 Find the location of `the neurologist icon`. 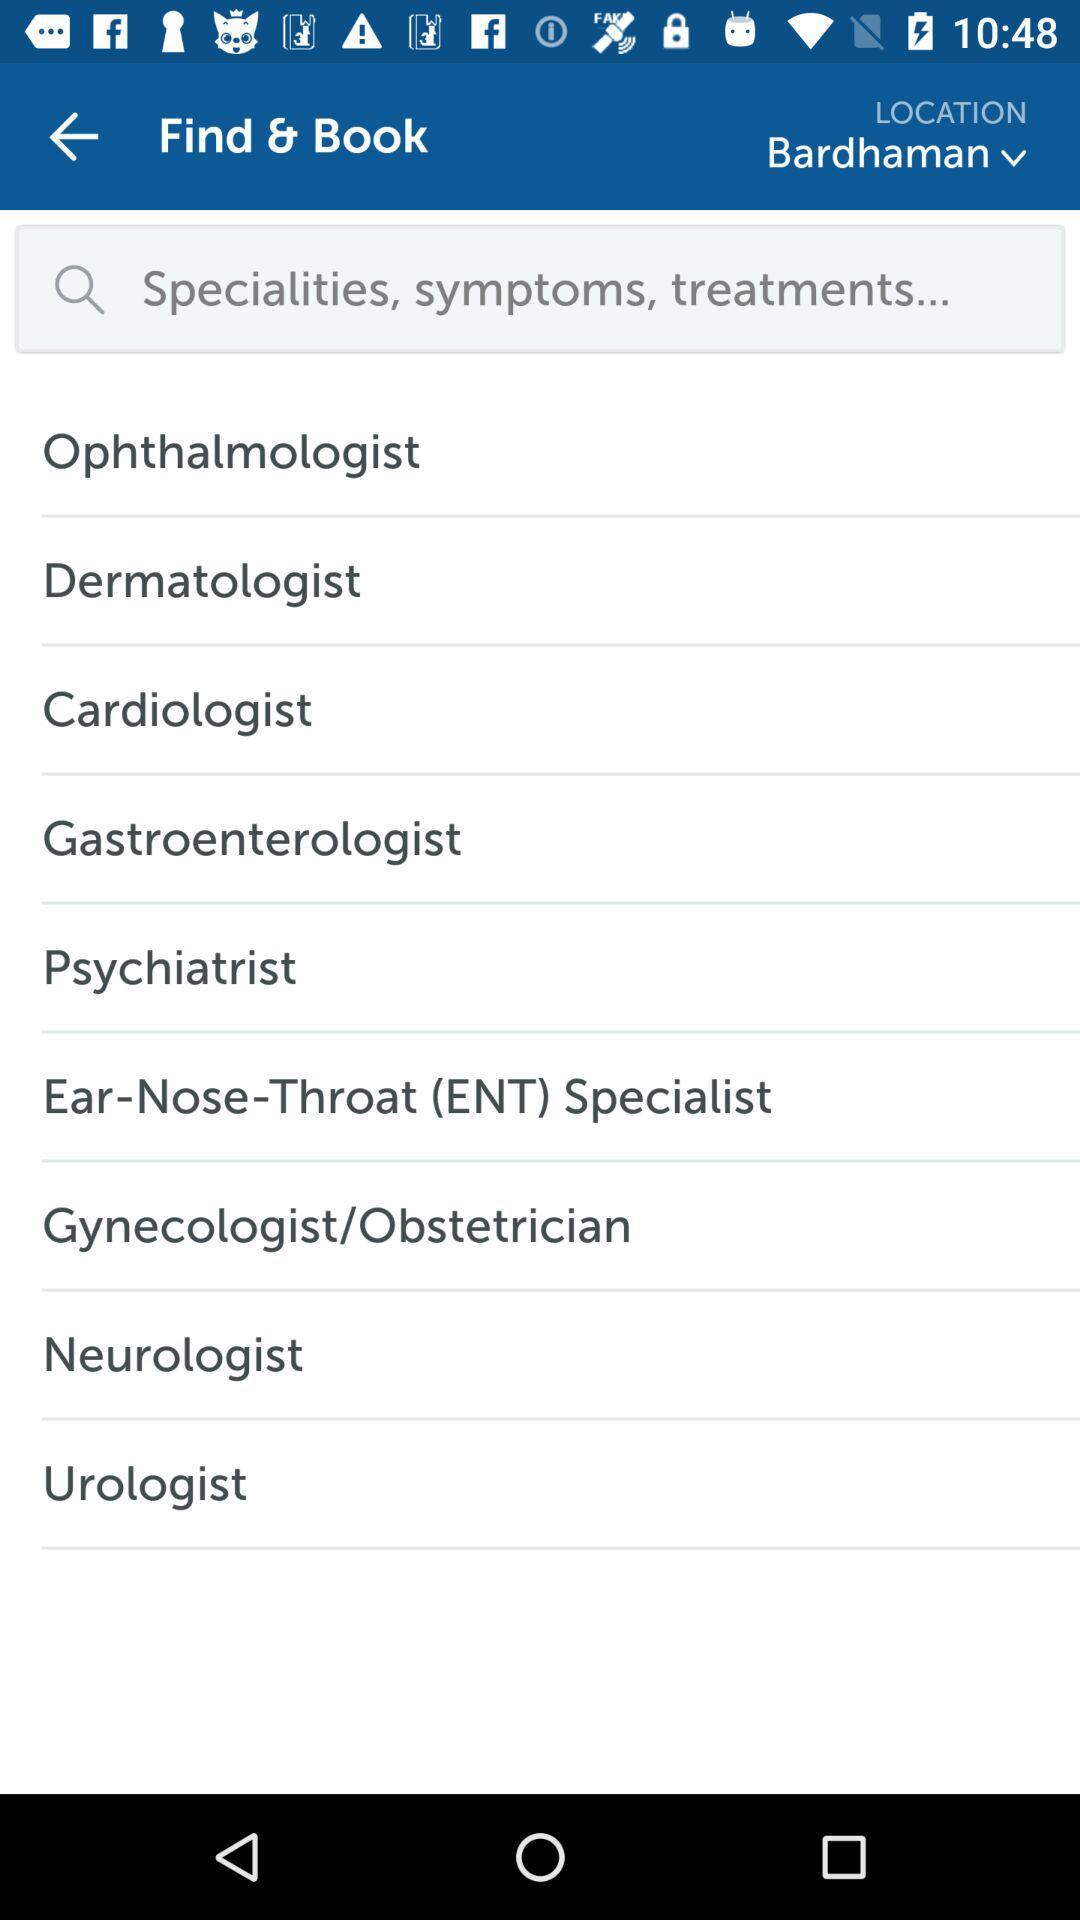

the neurologist icon is located at coordinates (183, 1354).